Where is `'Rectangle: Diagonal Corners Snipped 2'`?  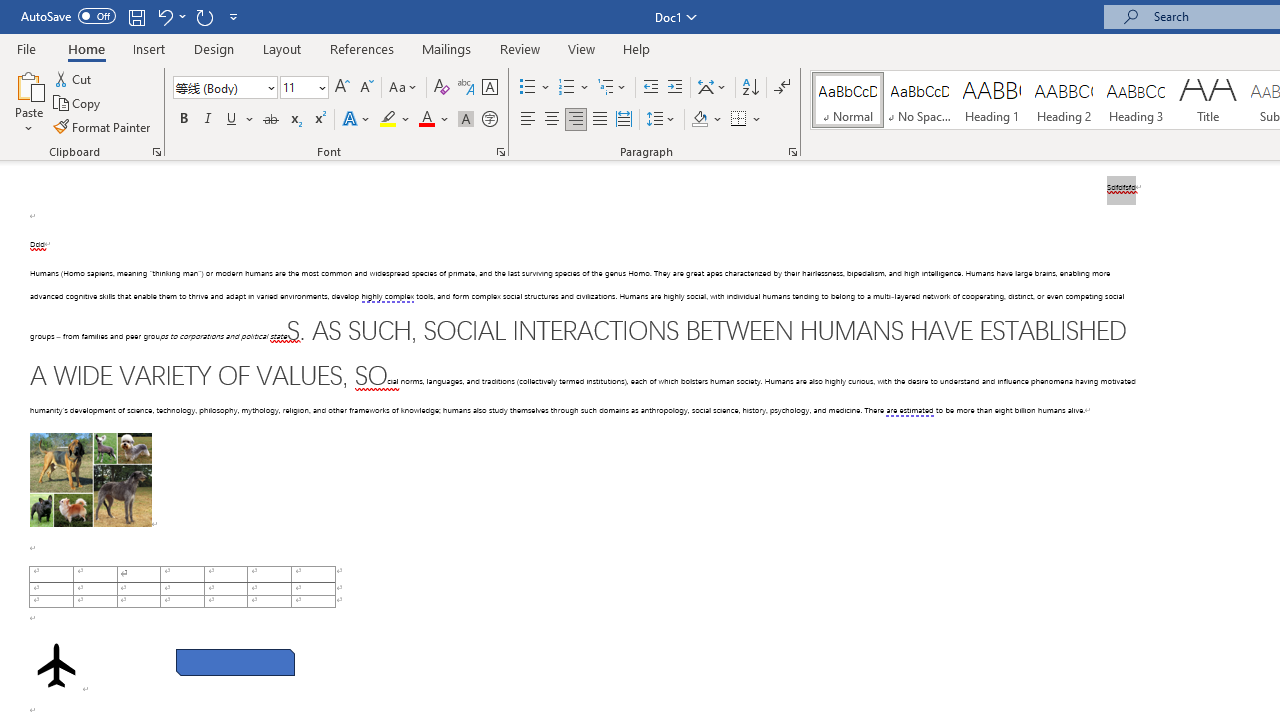 'Rectangle: Diagonal Corners Snipped 2' is located at coordinates (235, 662).